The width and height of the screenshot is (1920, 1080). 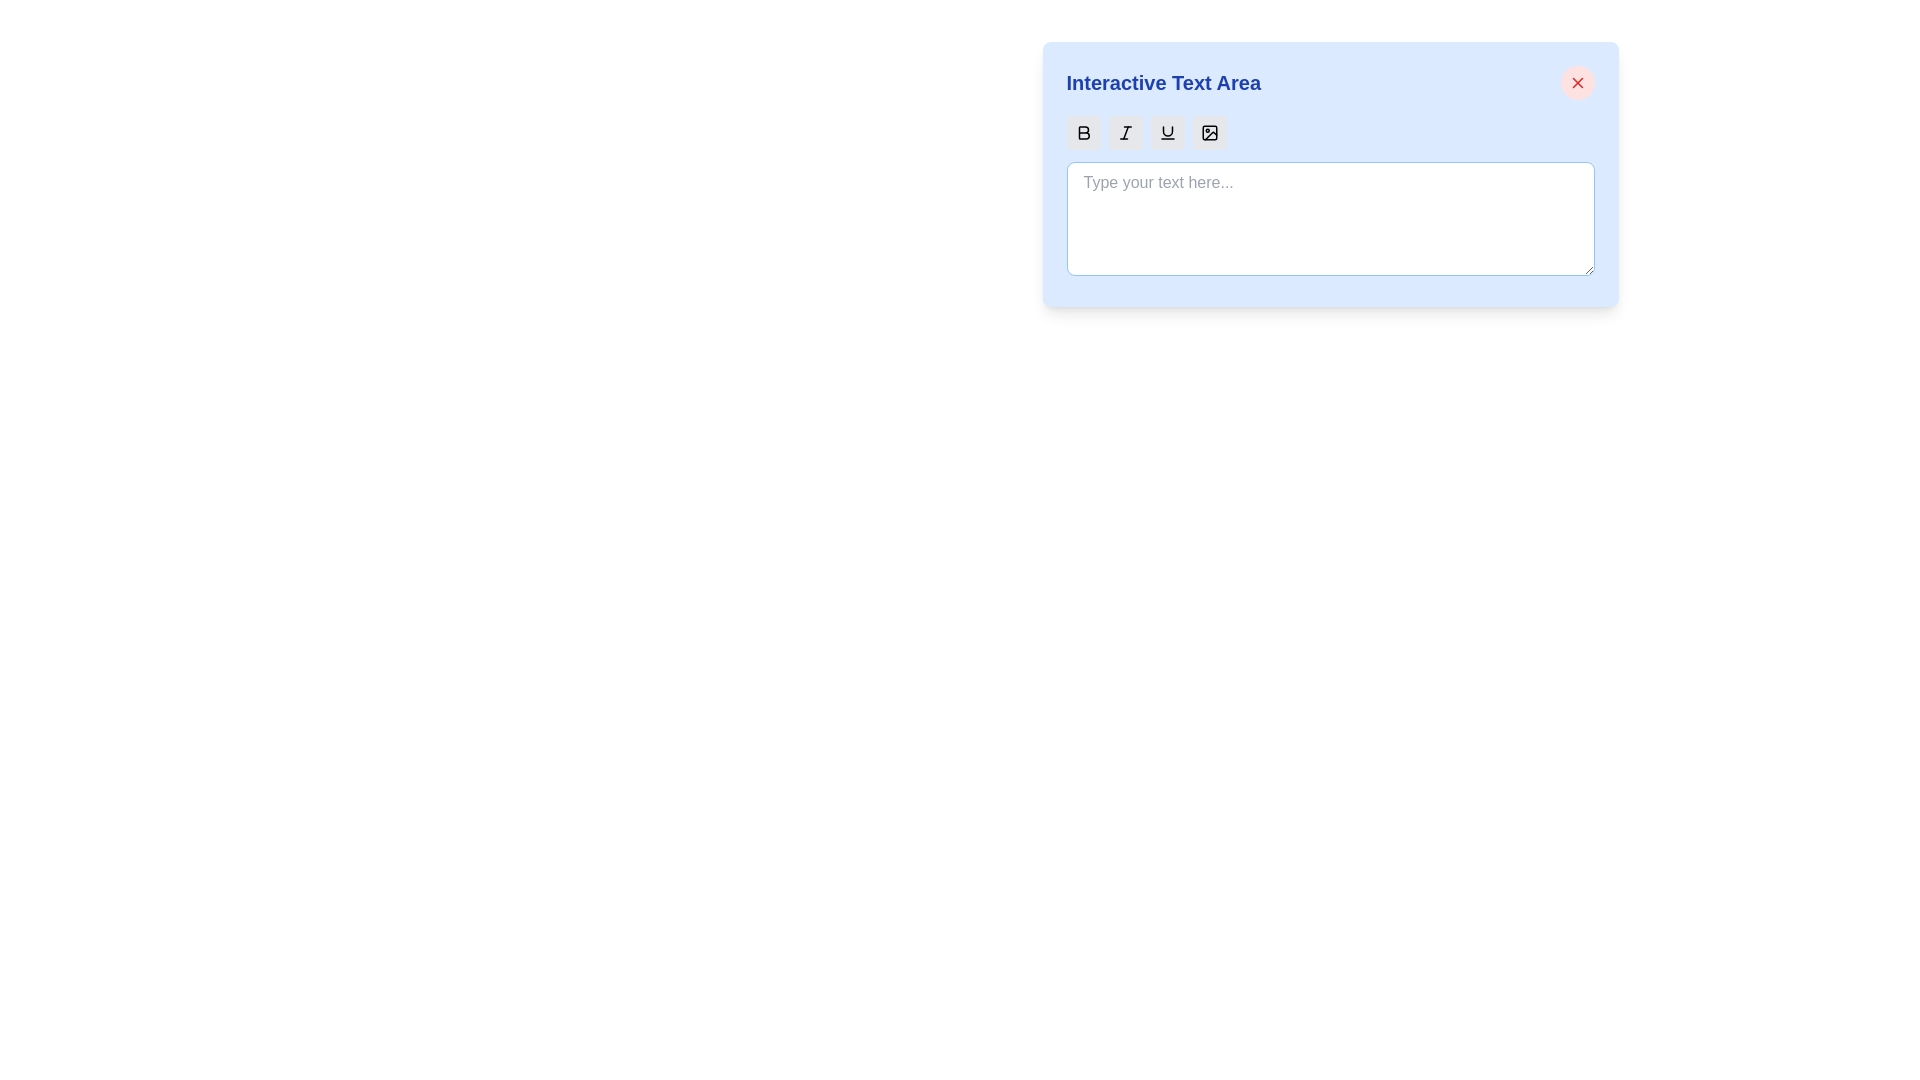 What do you see at coordinates (1330, 82) in the screenshot?
I see `the close button (circular red button with an 'X' symbol) on the Header titled 'Interactive Text Area'` at bounding box center [1330, 82].